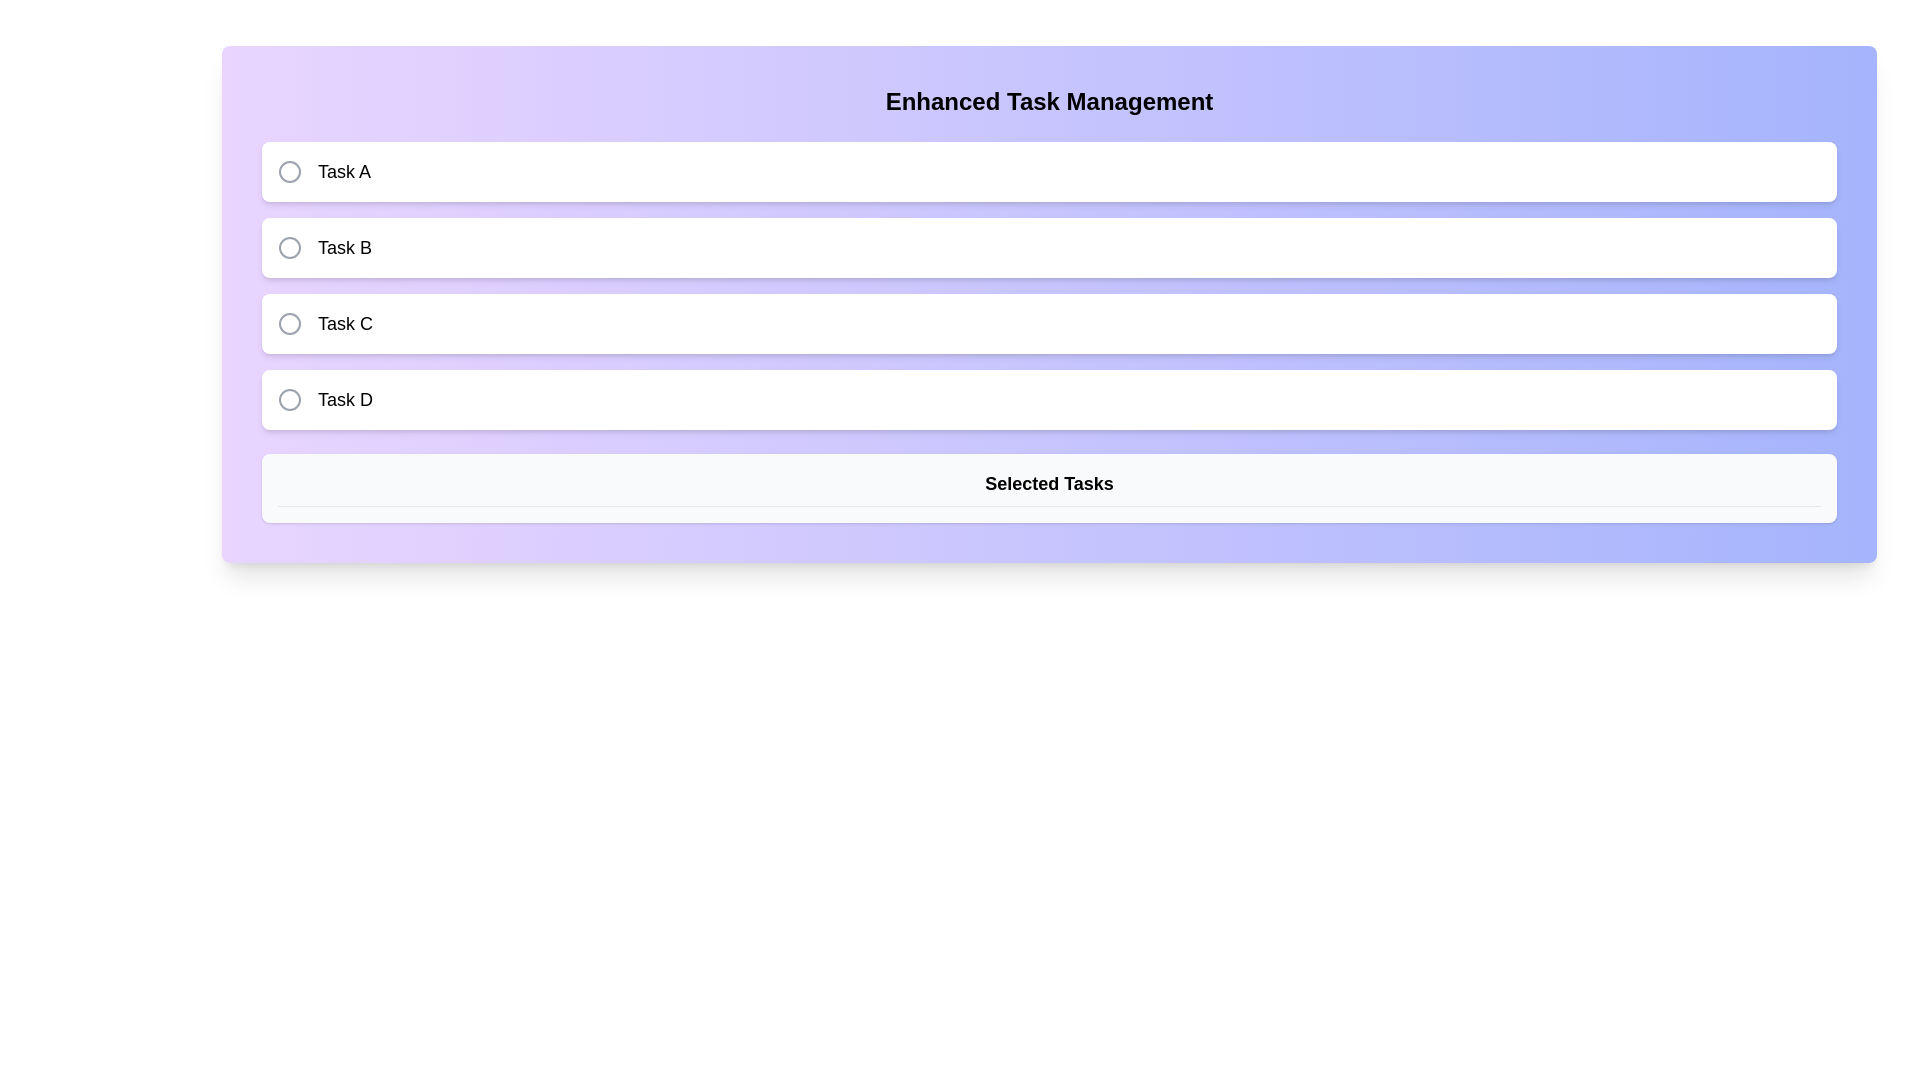 This screenshot has height=1080, width=1920. Describe the element at coordinates (288, 400) in the screenshot. I see `the SVG circle element that represents the selection for 'Task D' in the vertical list of task options` at that location.